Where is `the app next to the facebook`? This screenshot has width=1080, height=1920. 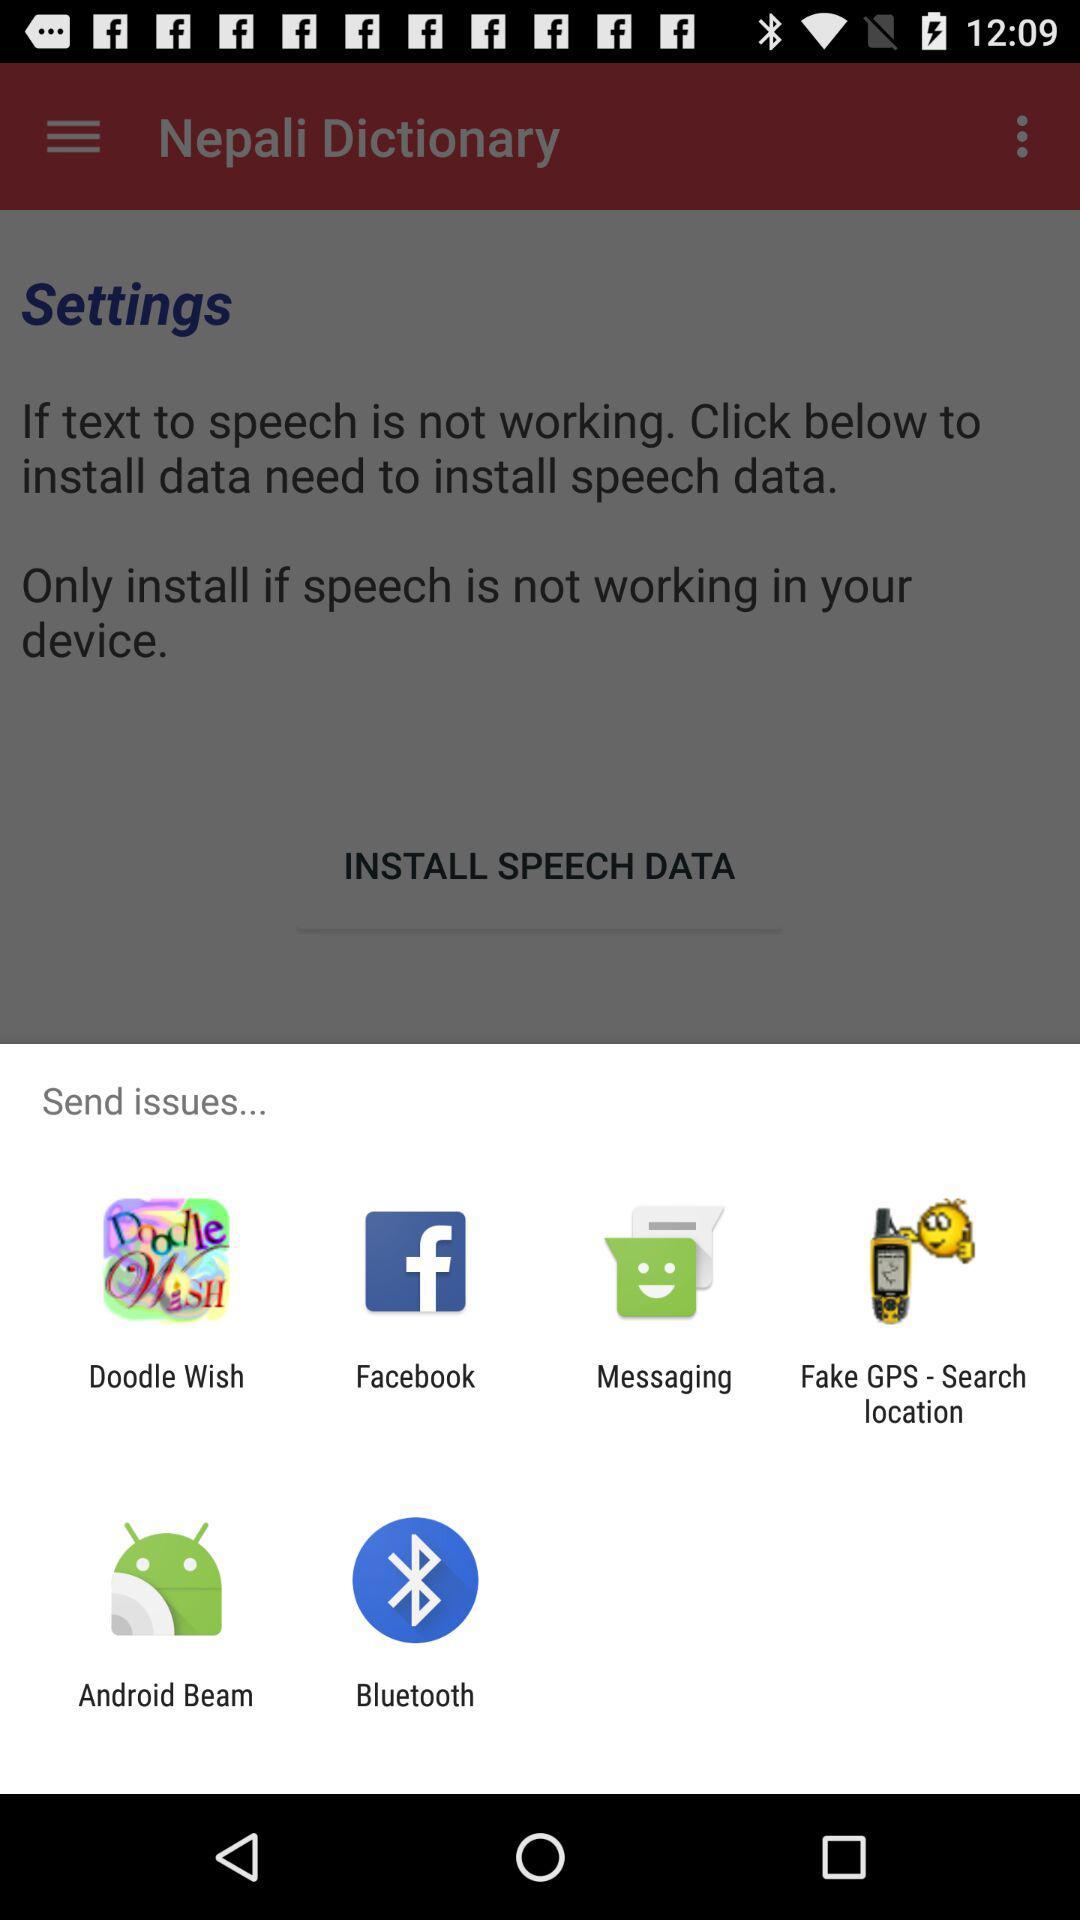 the app next to the facebook is located at coordinates (664, 1392).